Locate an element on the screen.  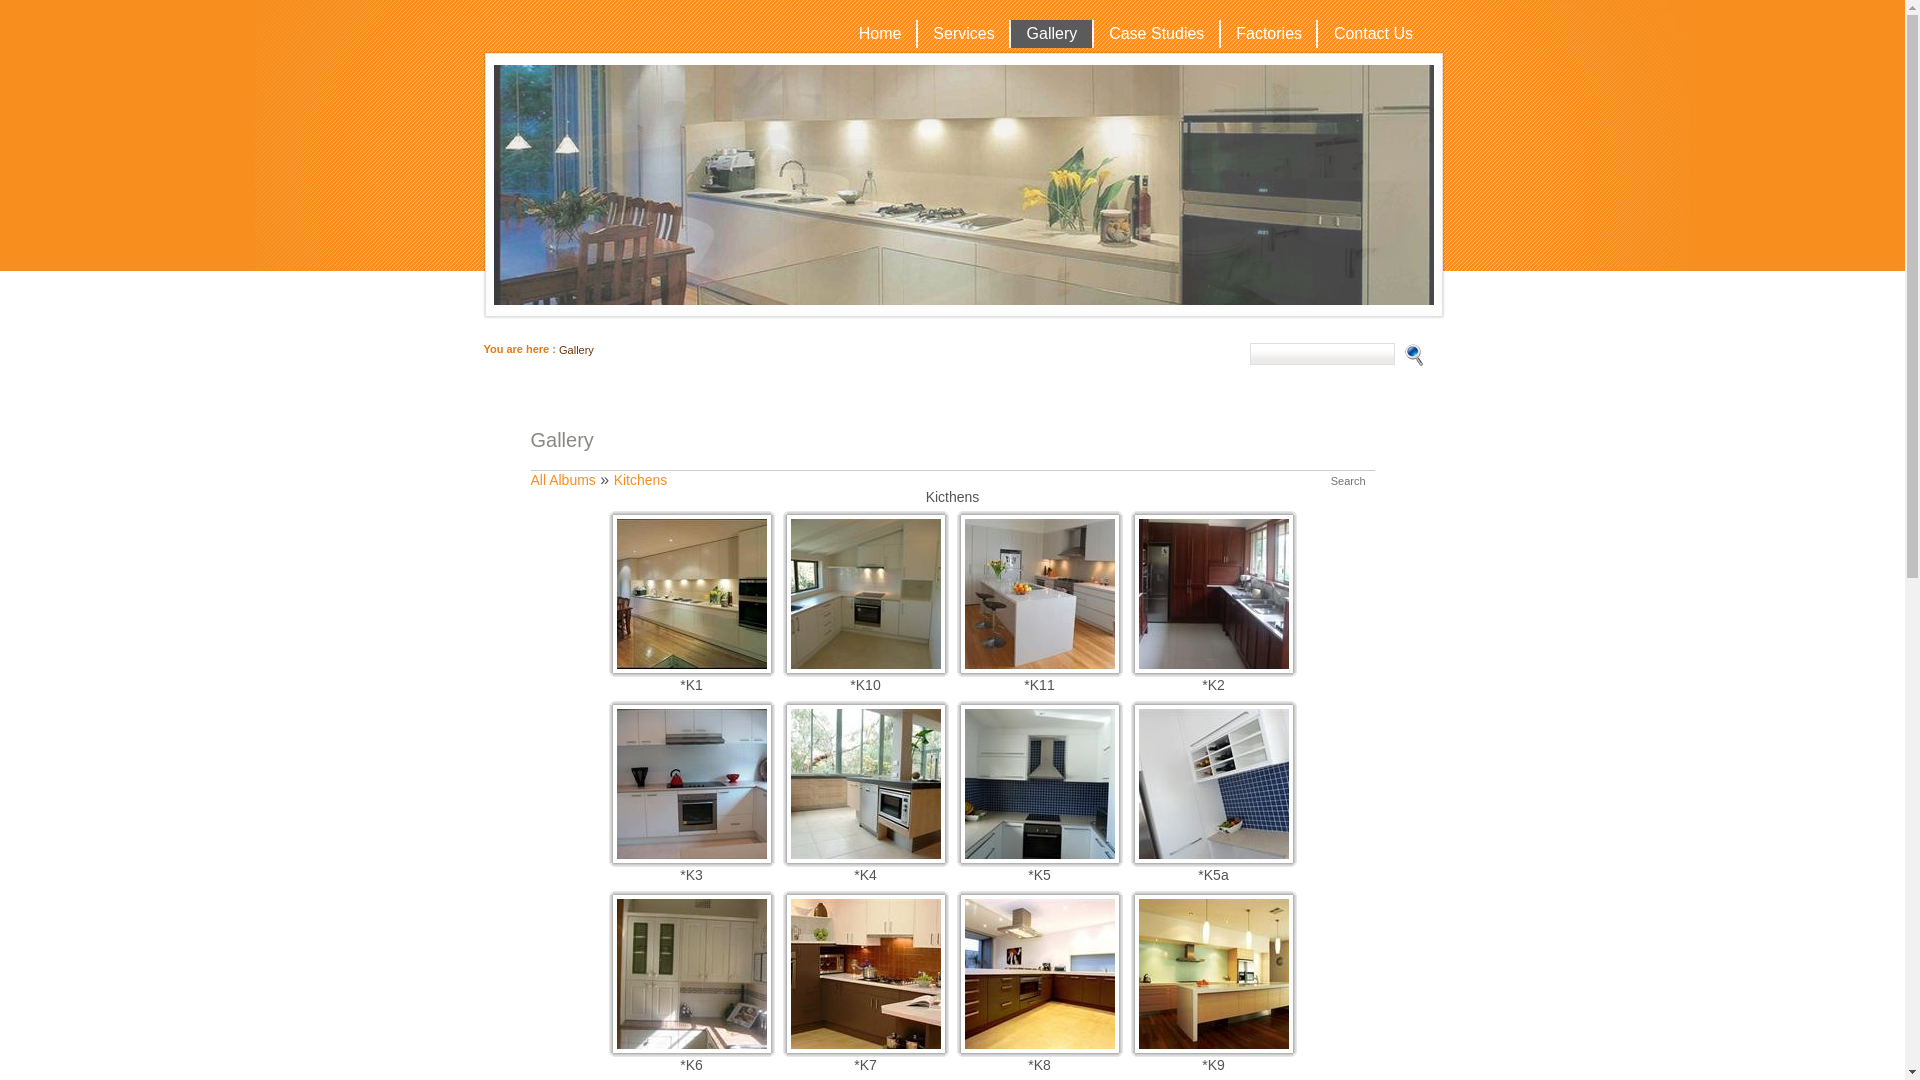
'Kitchens' is located at coordinates (641, 479).